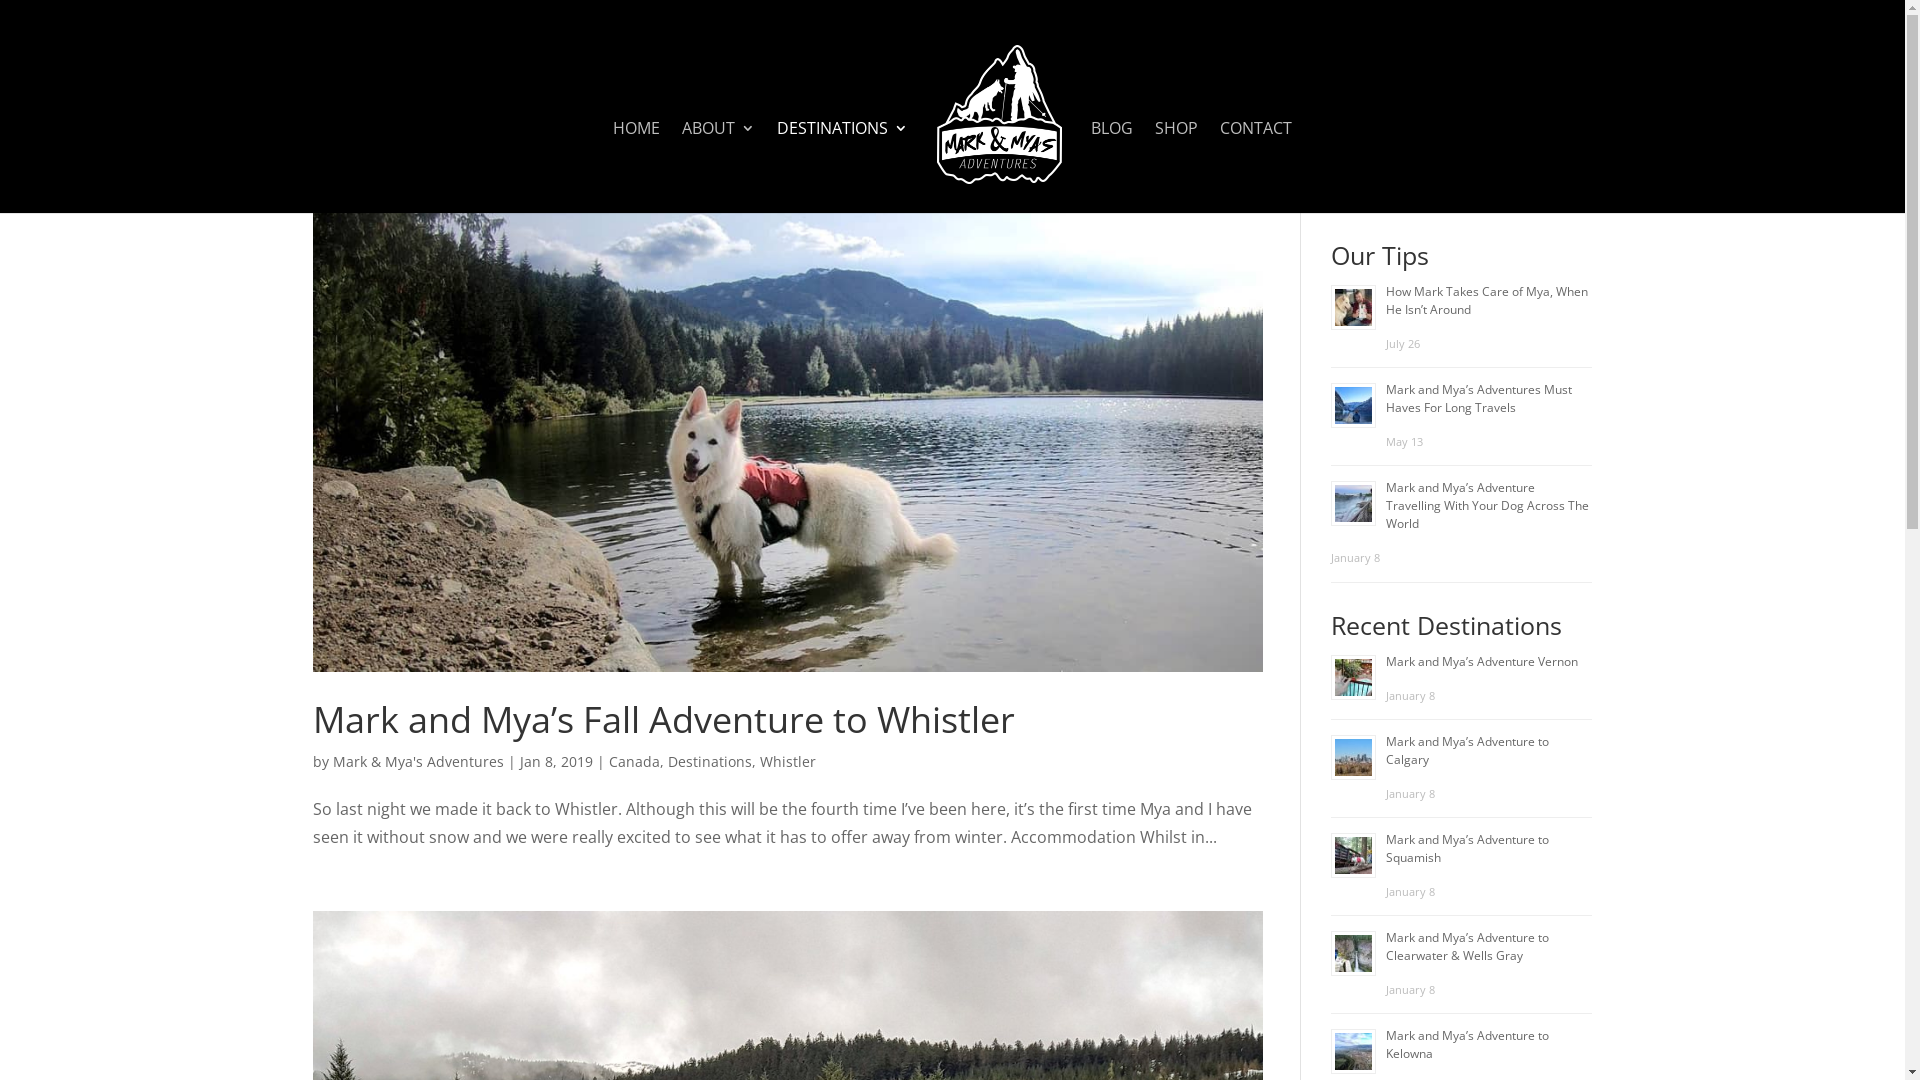 Image resolution: width=1920 pixels, height=1080 pixels. I want to click on 'Canada', so click(632, 761).